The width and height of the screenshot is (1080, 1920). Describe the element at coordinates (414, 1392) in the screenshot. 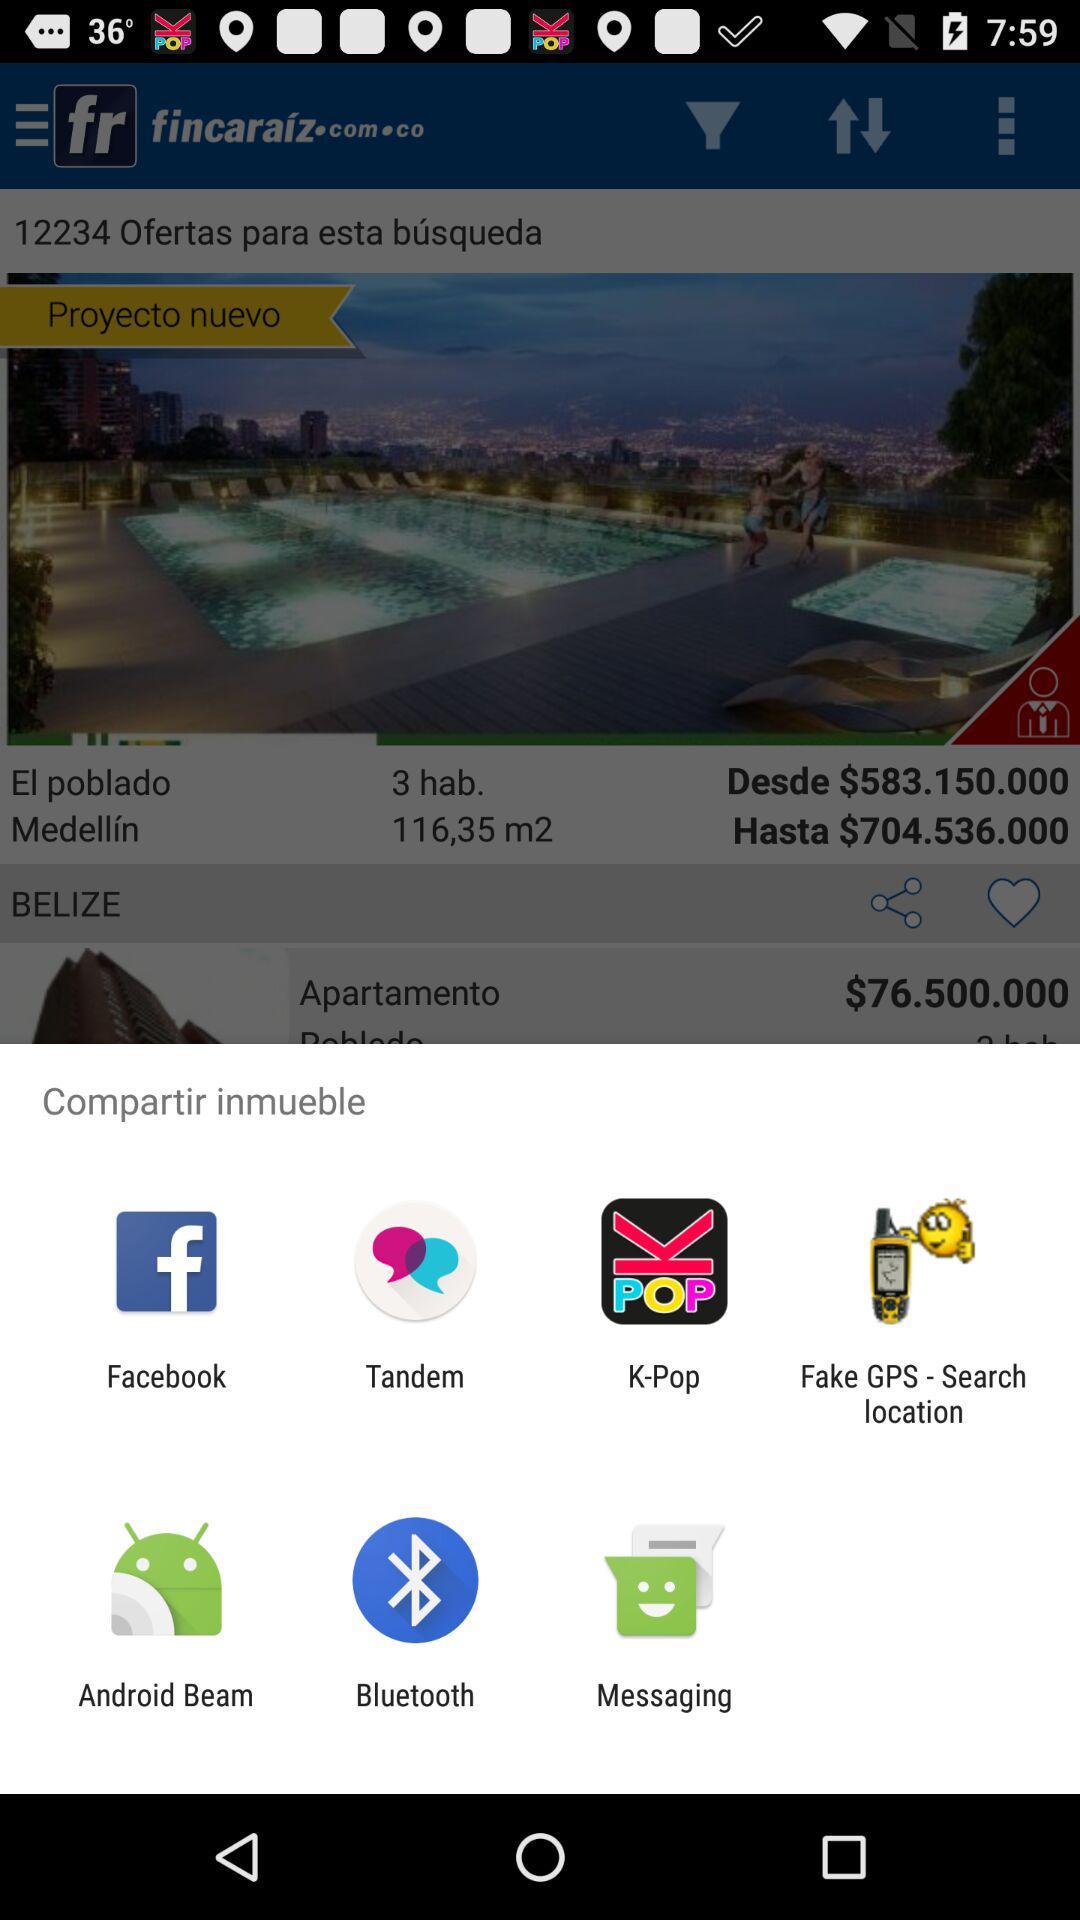

I see `icon next to k-pop item` at that location.